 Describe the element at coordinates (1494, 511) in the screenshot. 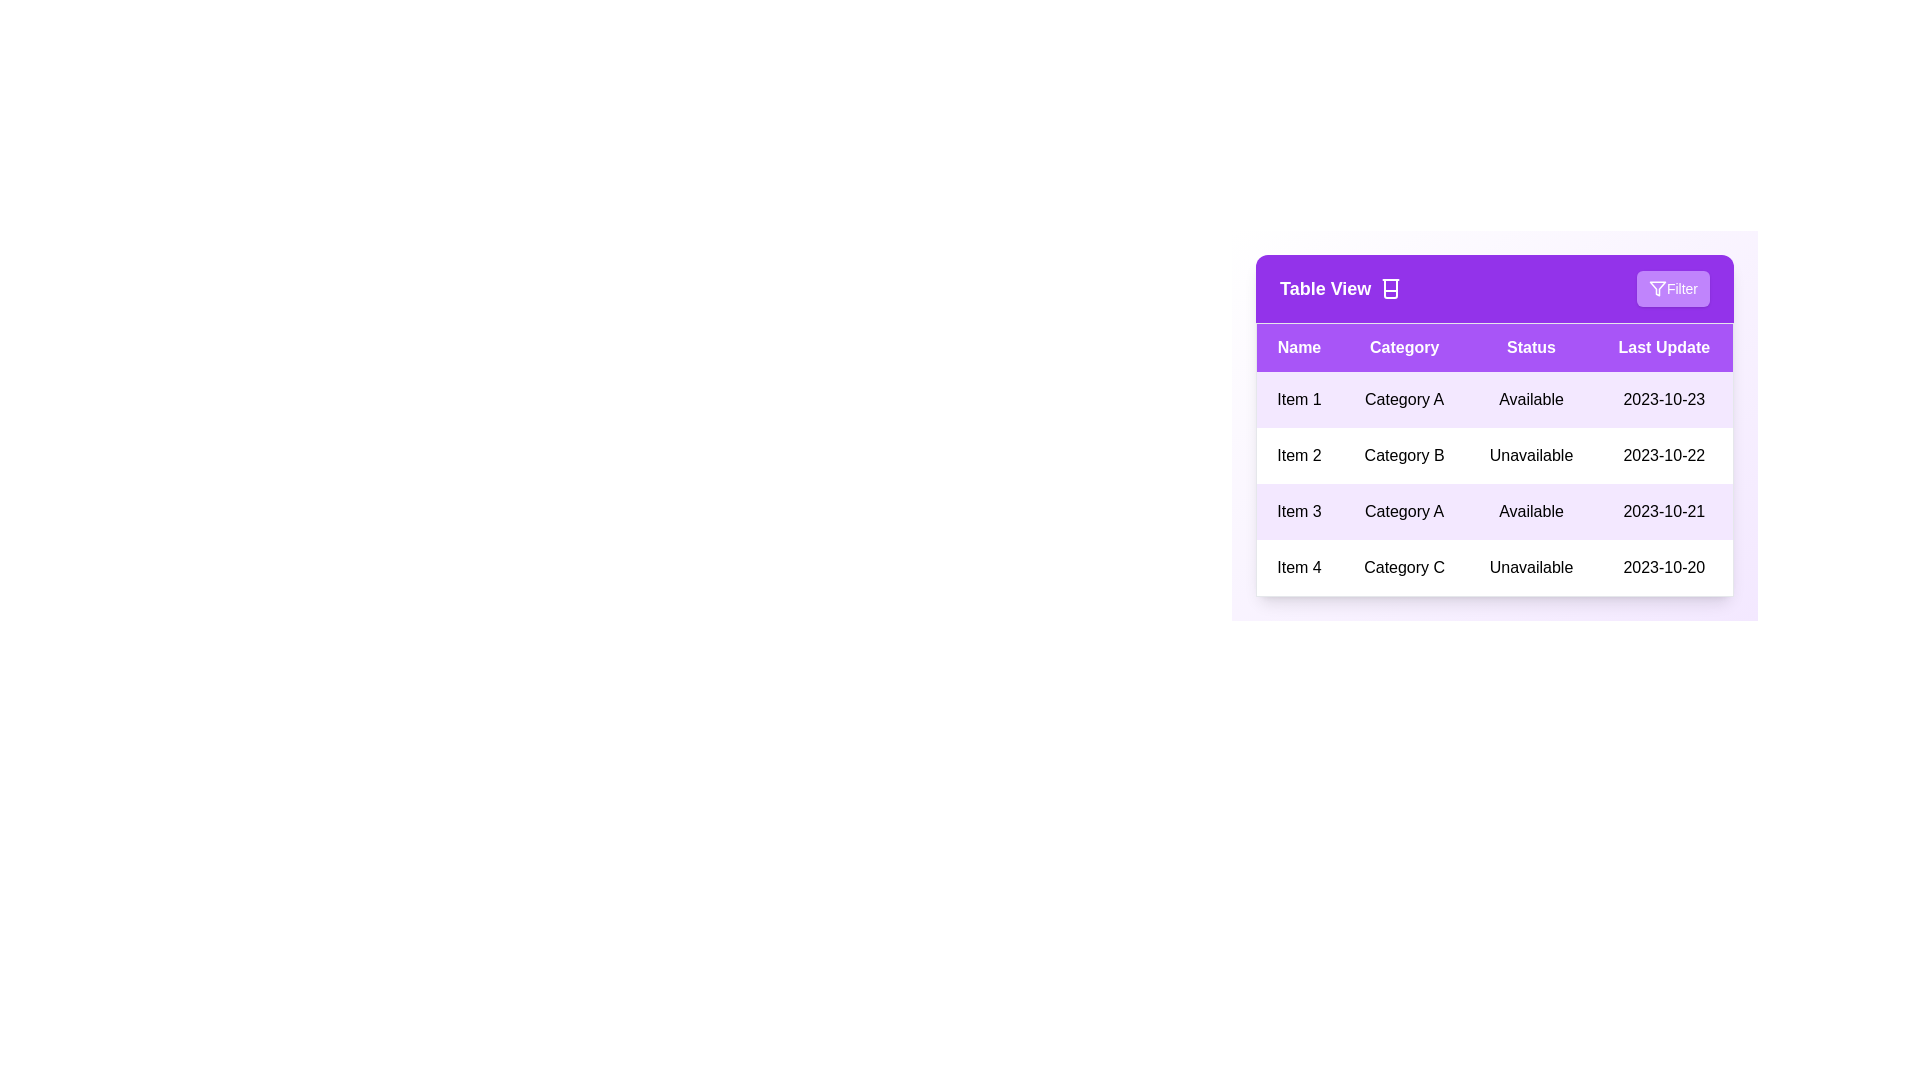

I see `the row corresponding to 3` at that location.